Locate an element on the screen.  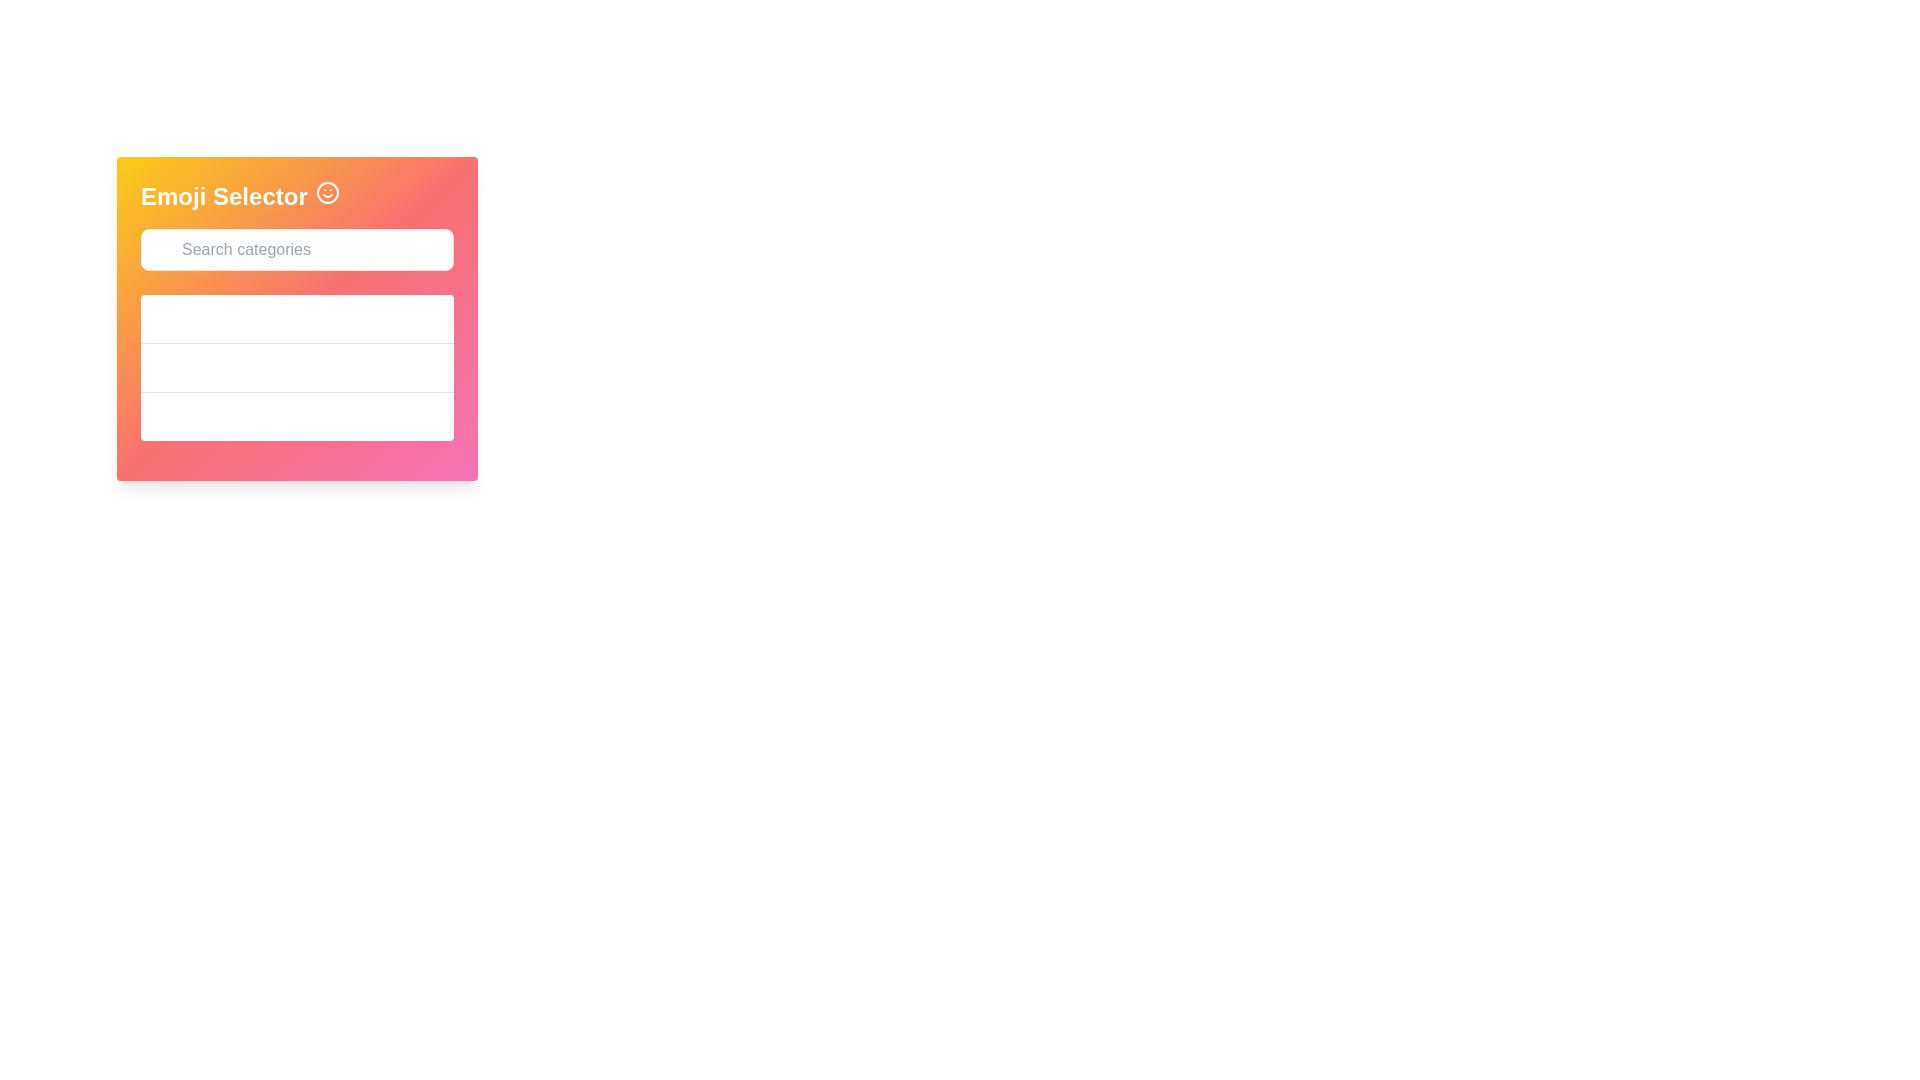
the search input field with placeholder text 'Search categories' is located at coordinates (296, 249).